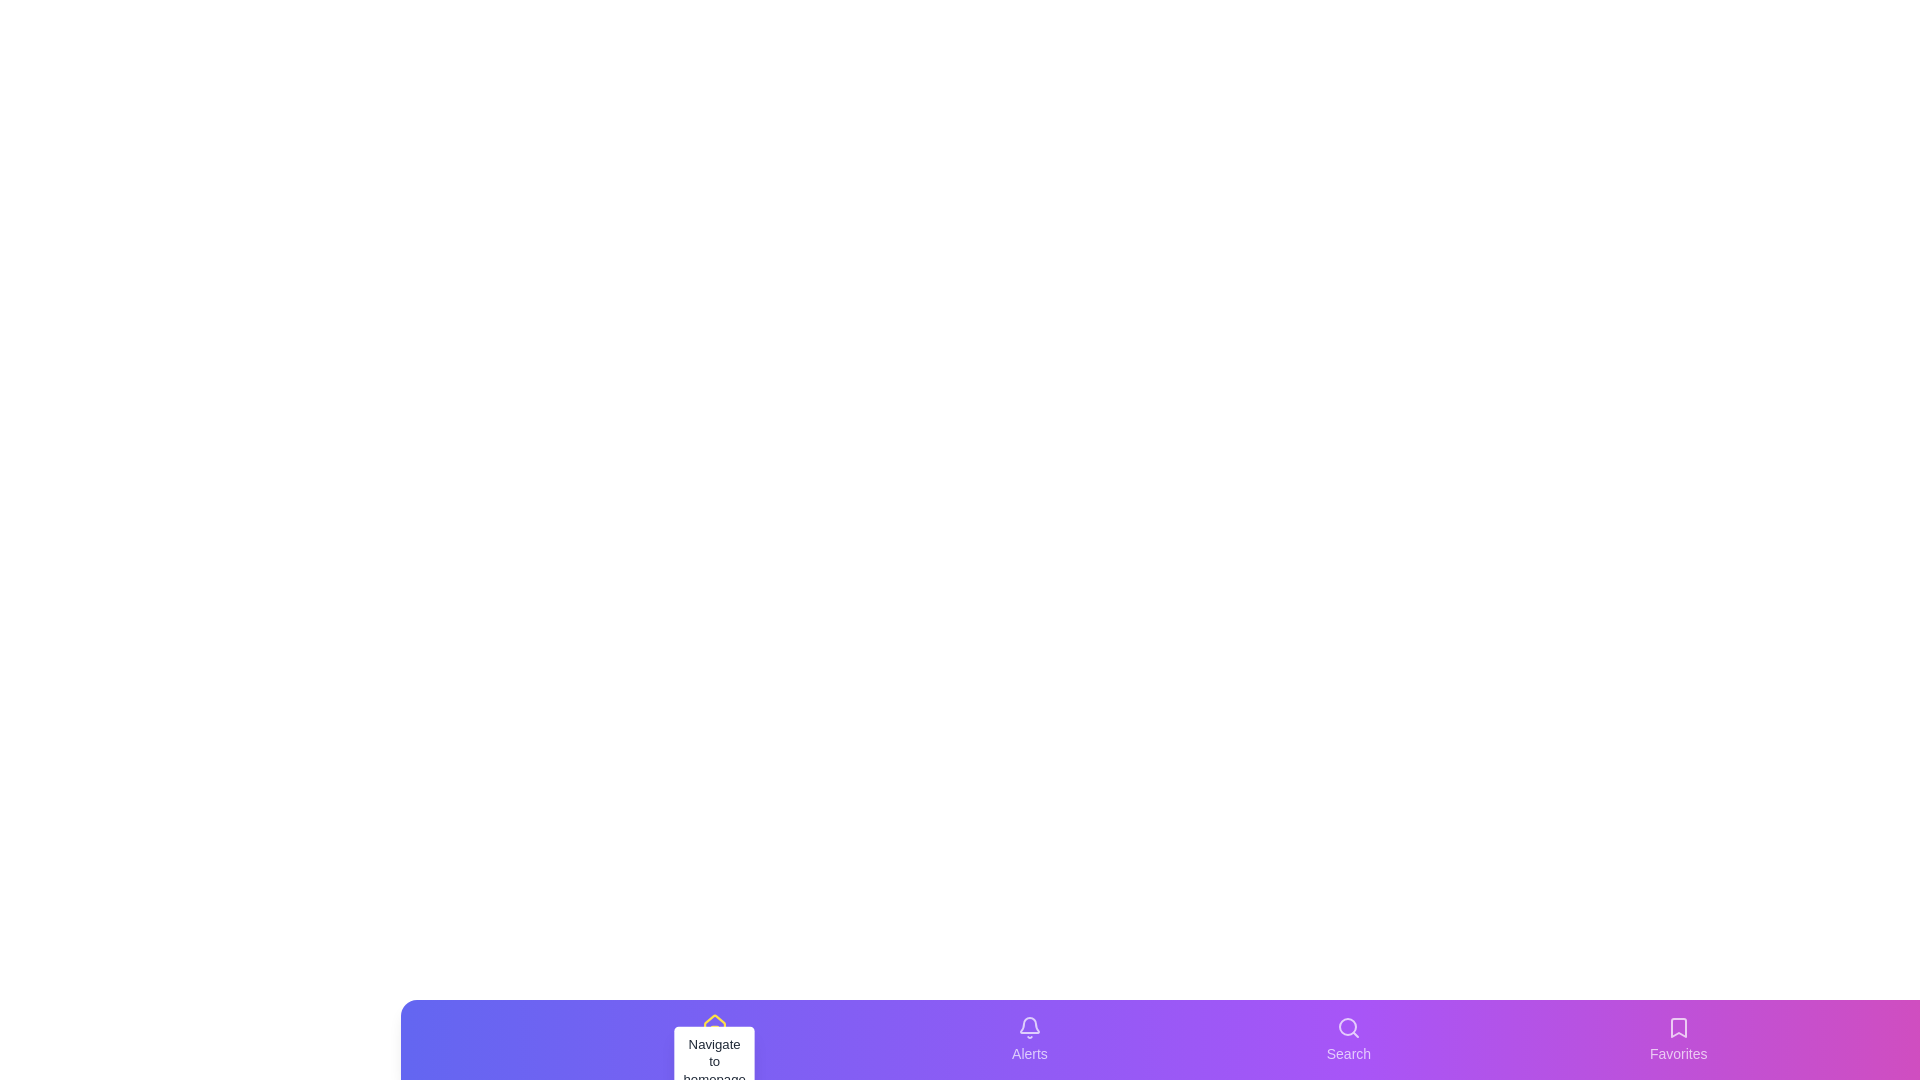 Image resolution: width=1920 pixels, height=1080 pixels. I want to click on the tab labeled Alerts in the bottom navigation bar, so click(1029, 1039).